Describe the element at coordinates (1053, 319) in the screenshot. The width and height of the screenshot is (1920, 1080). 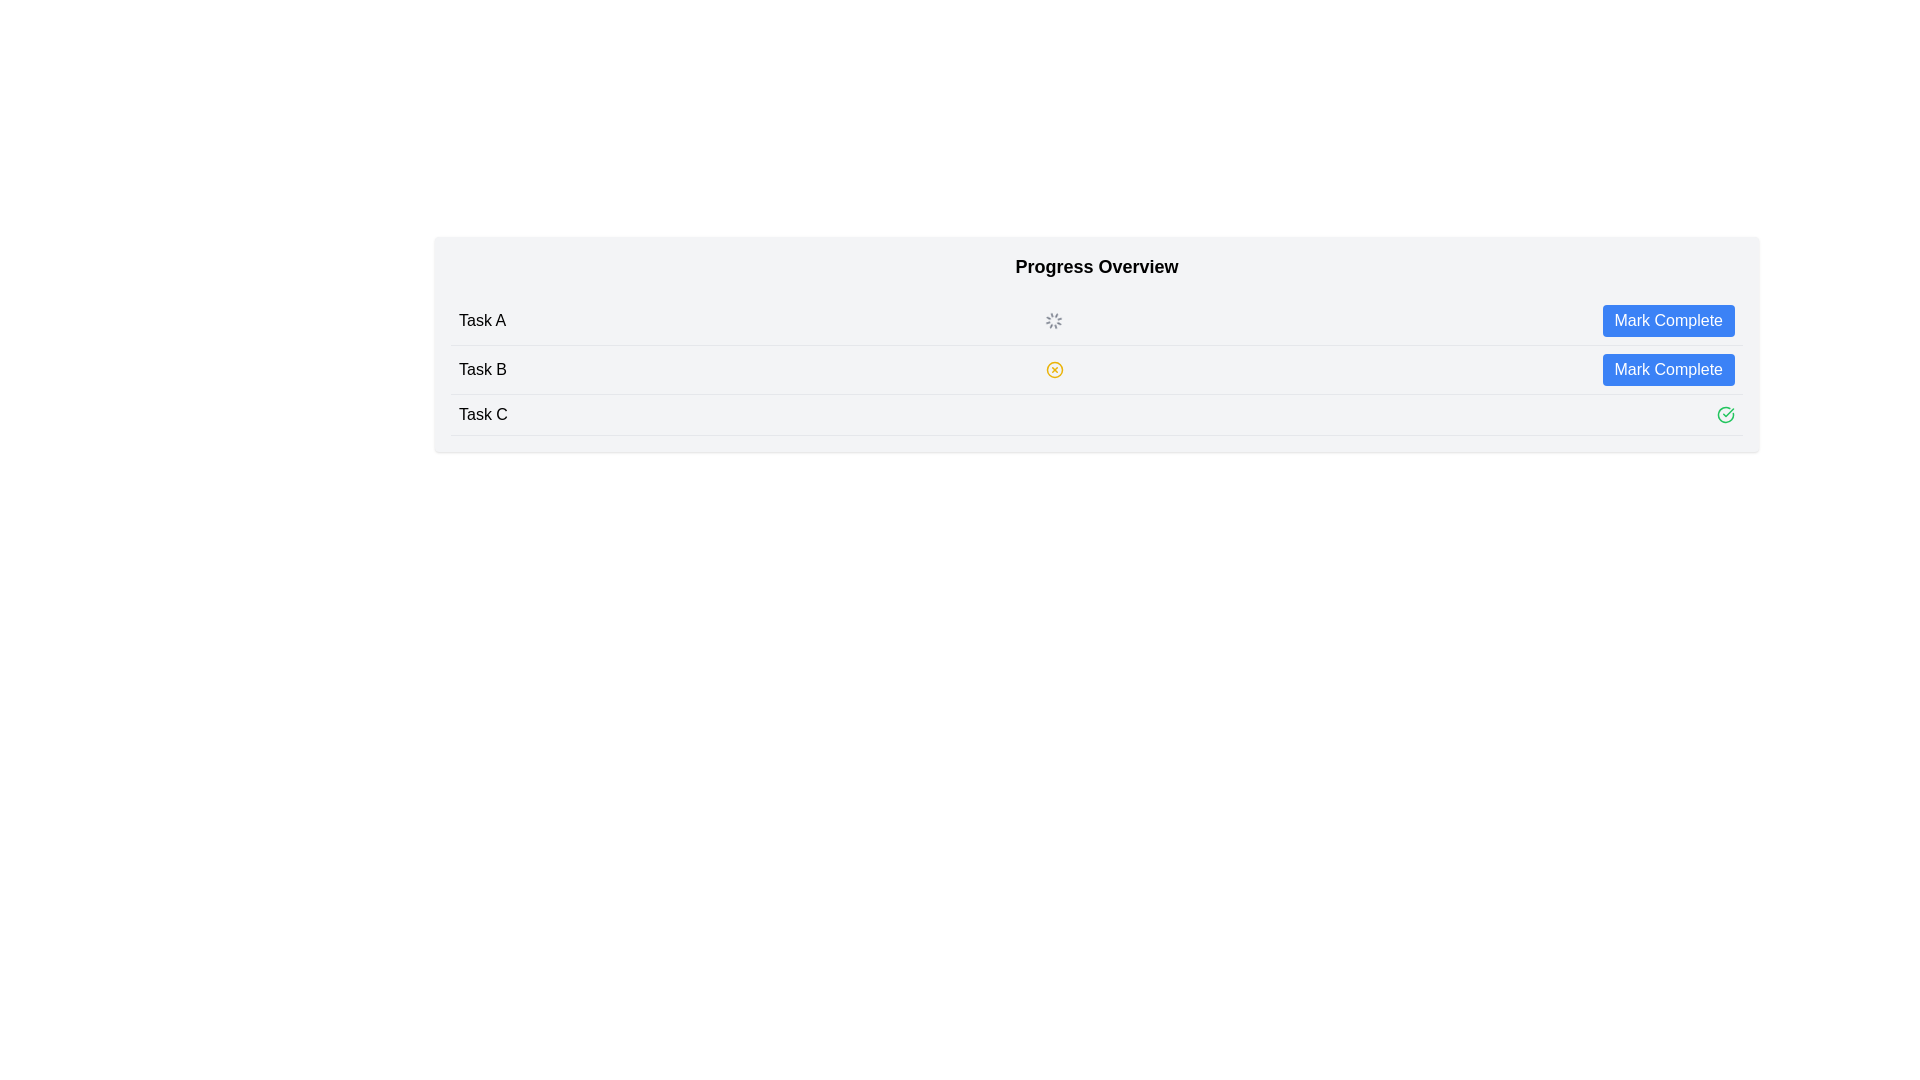
I see `the loading spinner icon located in the task progress overview table, which is the second item in the row containing 'Task A' and the 'Mark Complete' button` at that location.